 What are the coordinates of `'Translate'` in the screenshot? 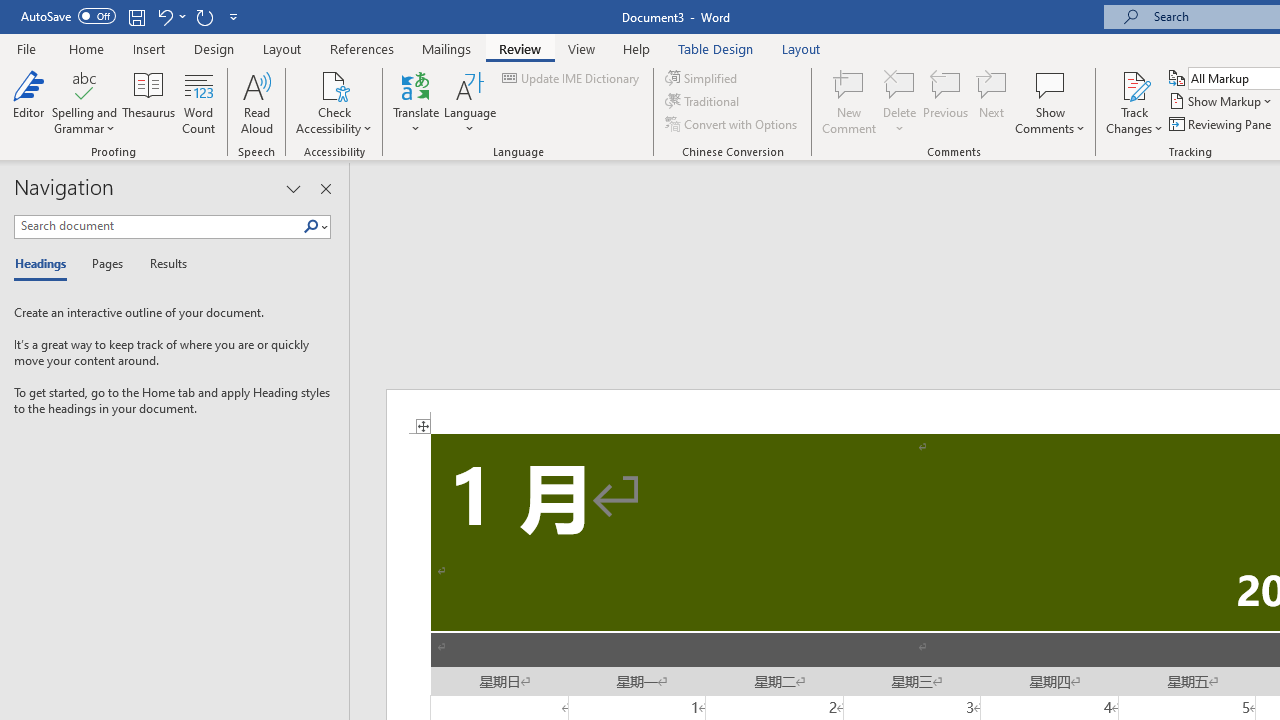 It's located at (415, 103).